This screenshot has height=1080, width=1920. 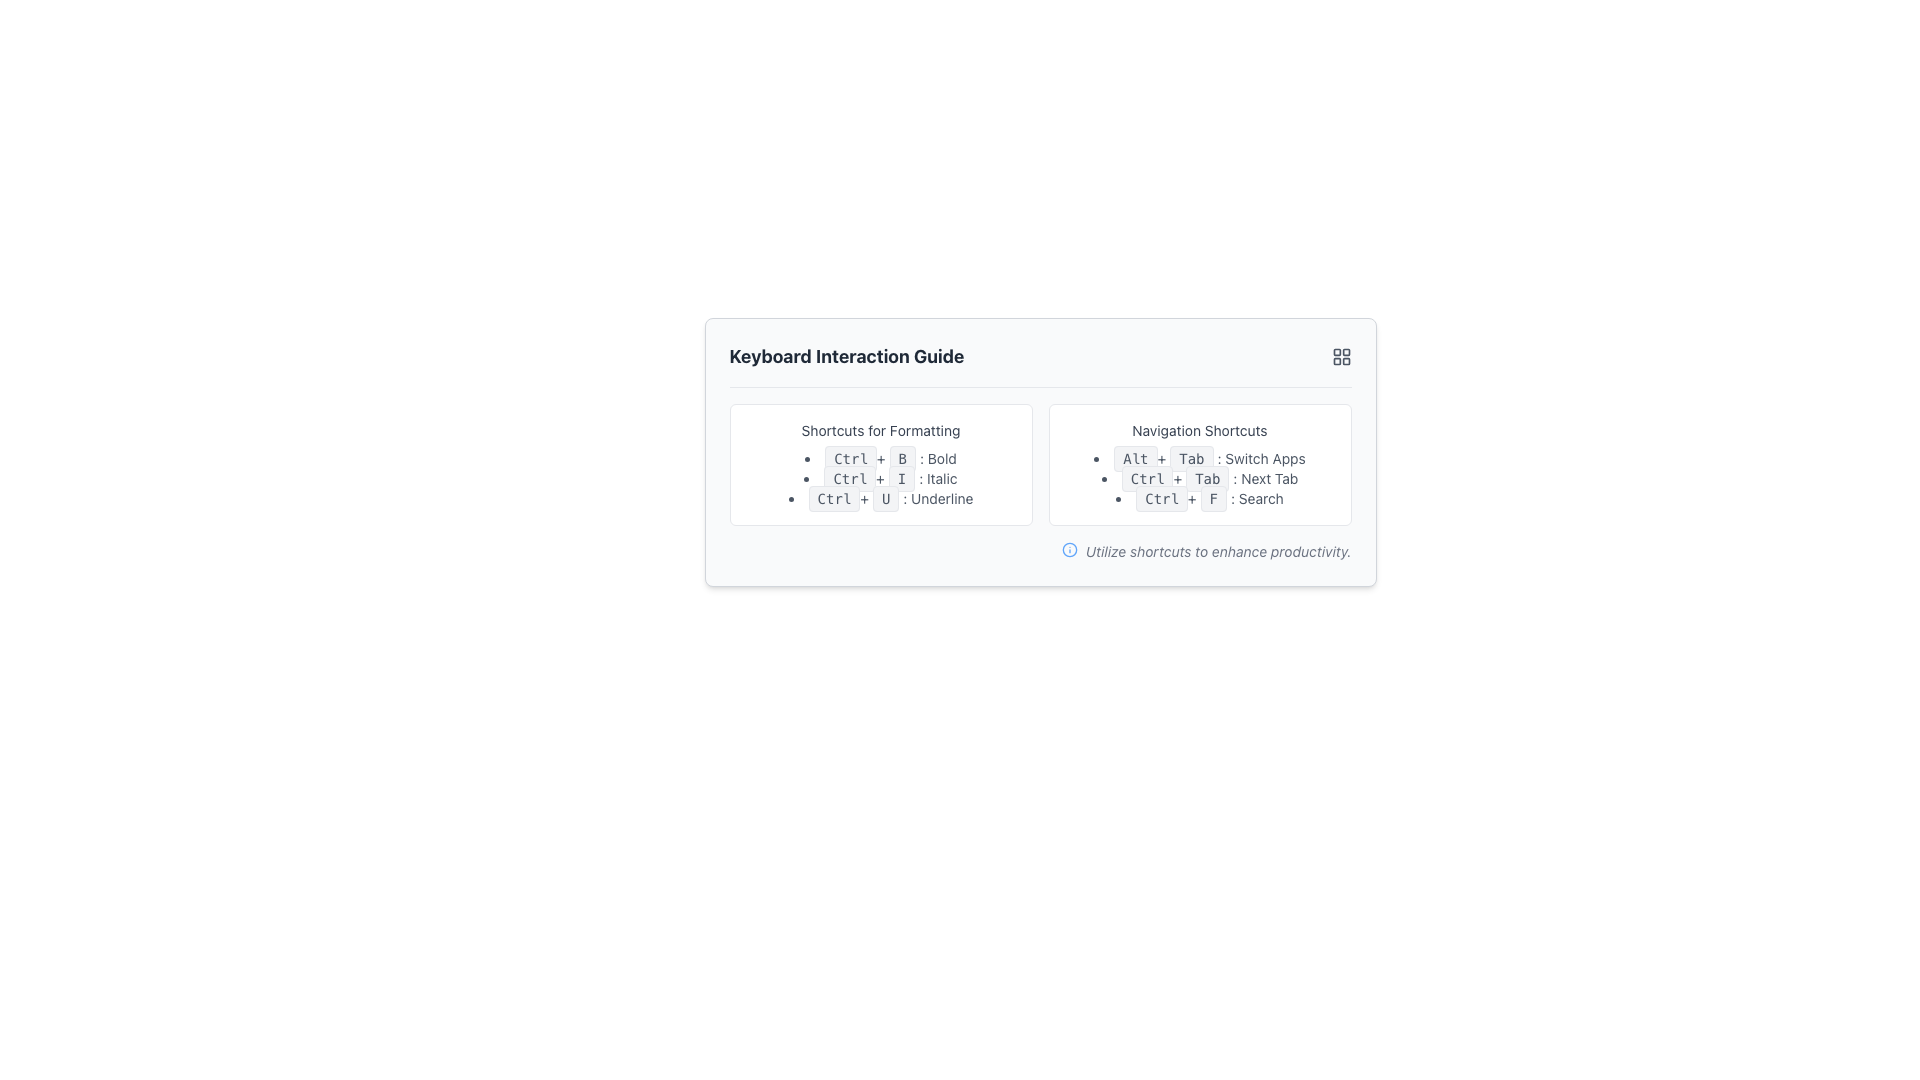 What do you see at coordinates (850, 478) in the screenshot?
I see `the 'Ctrl' text label, which represents a keyboard shortcut for italicizing text in the 'Shortcuts for Formatting' section` at bounding box center [850, 478].